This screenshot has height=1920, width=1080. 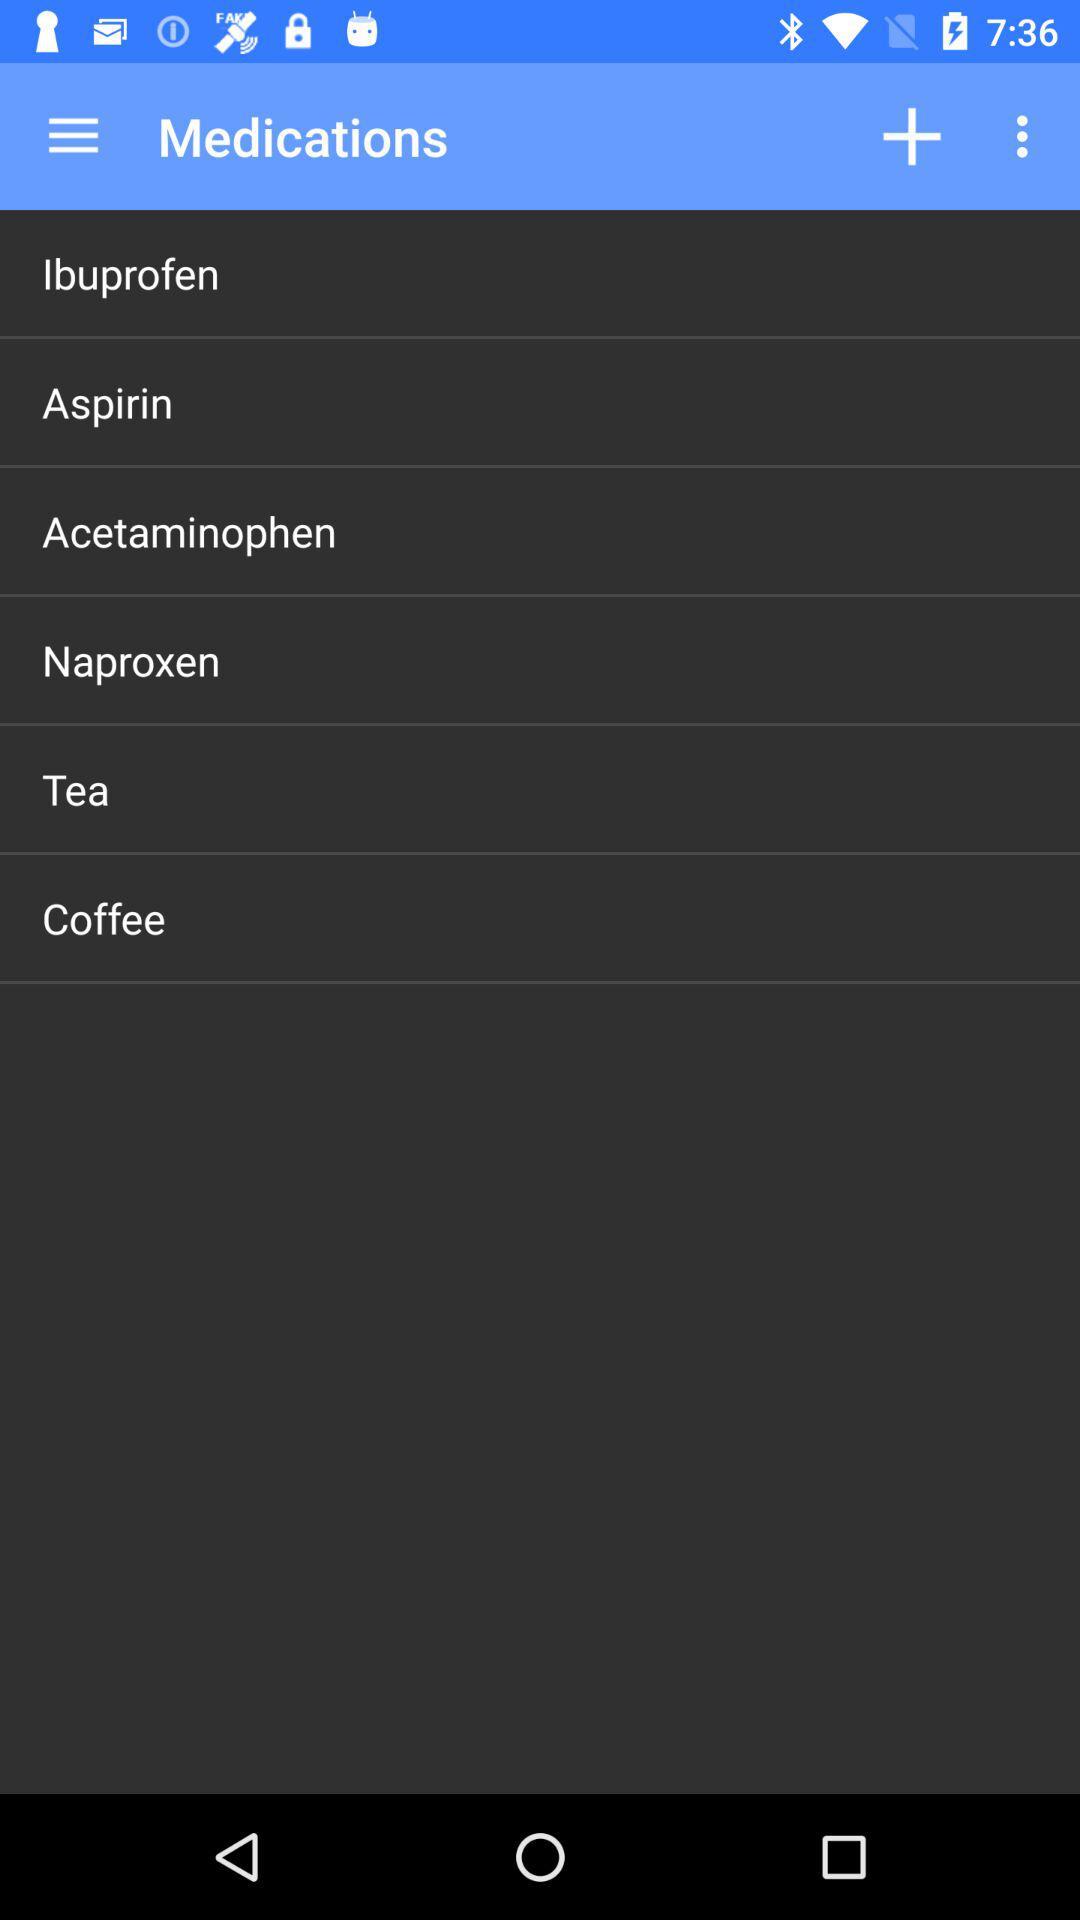 What do you see at coordinates (72, 135) in the screenshot?
I see `the item above ibuprofen app` at bounding box center [72, 135].